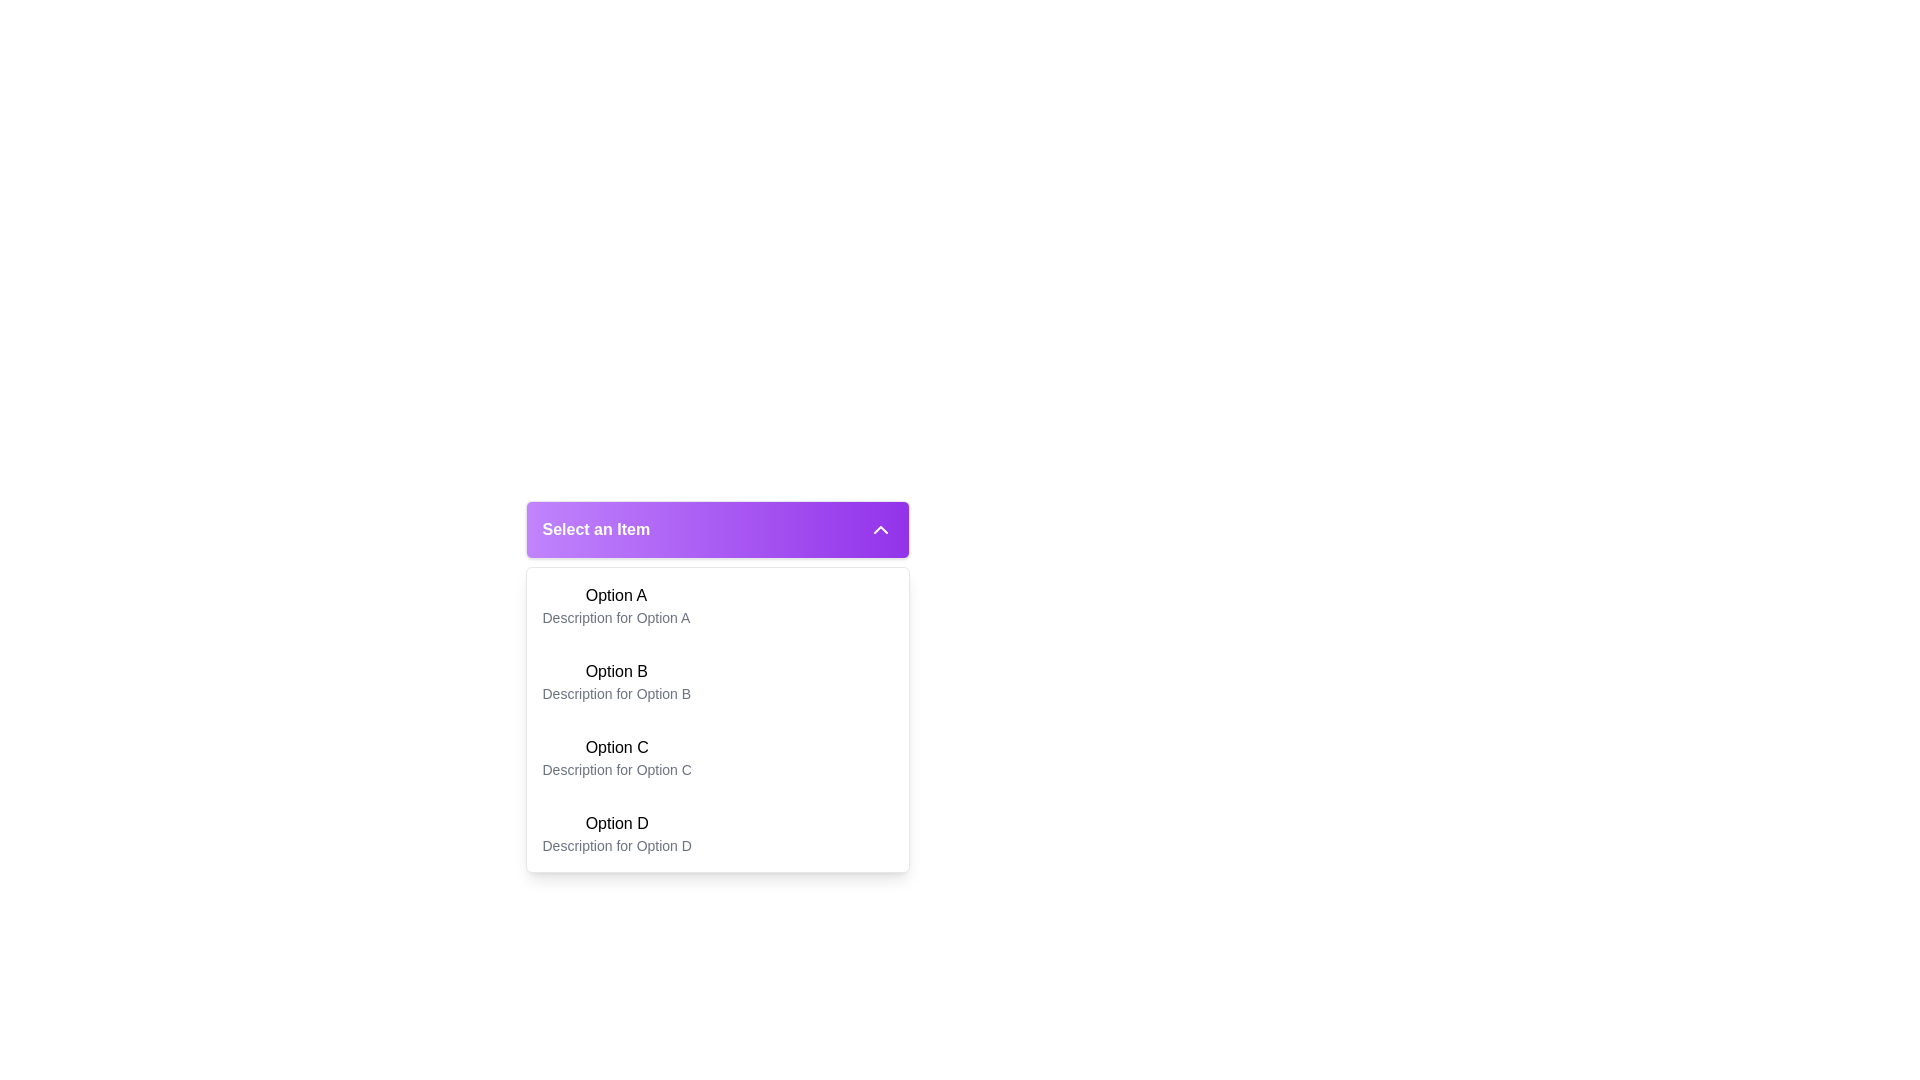  What do you see at coordinates (616, 758) in the screenshot?
I see `the third item labeled 'Option C' in the dropdown menu 'Select an Item'` at bounding box center [616, 758].